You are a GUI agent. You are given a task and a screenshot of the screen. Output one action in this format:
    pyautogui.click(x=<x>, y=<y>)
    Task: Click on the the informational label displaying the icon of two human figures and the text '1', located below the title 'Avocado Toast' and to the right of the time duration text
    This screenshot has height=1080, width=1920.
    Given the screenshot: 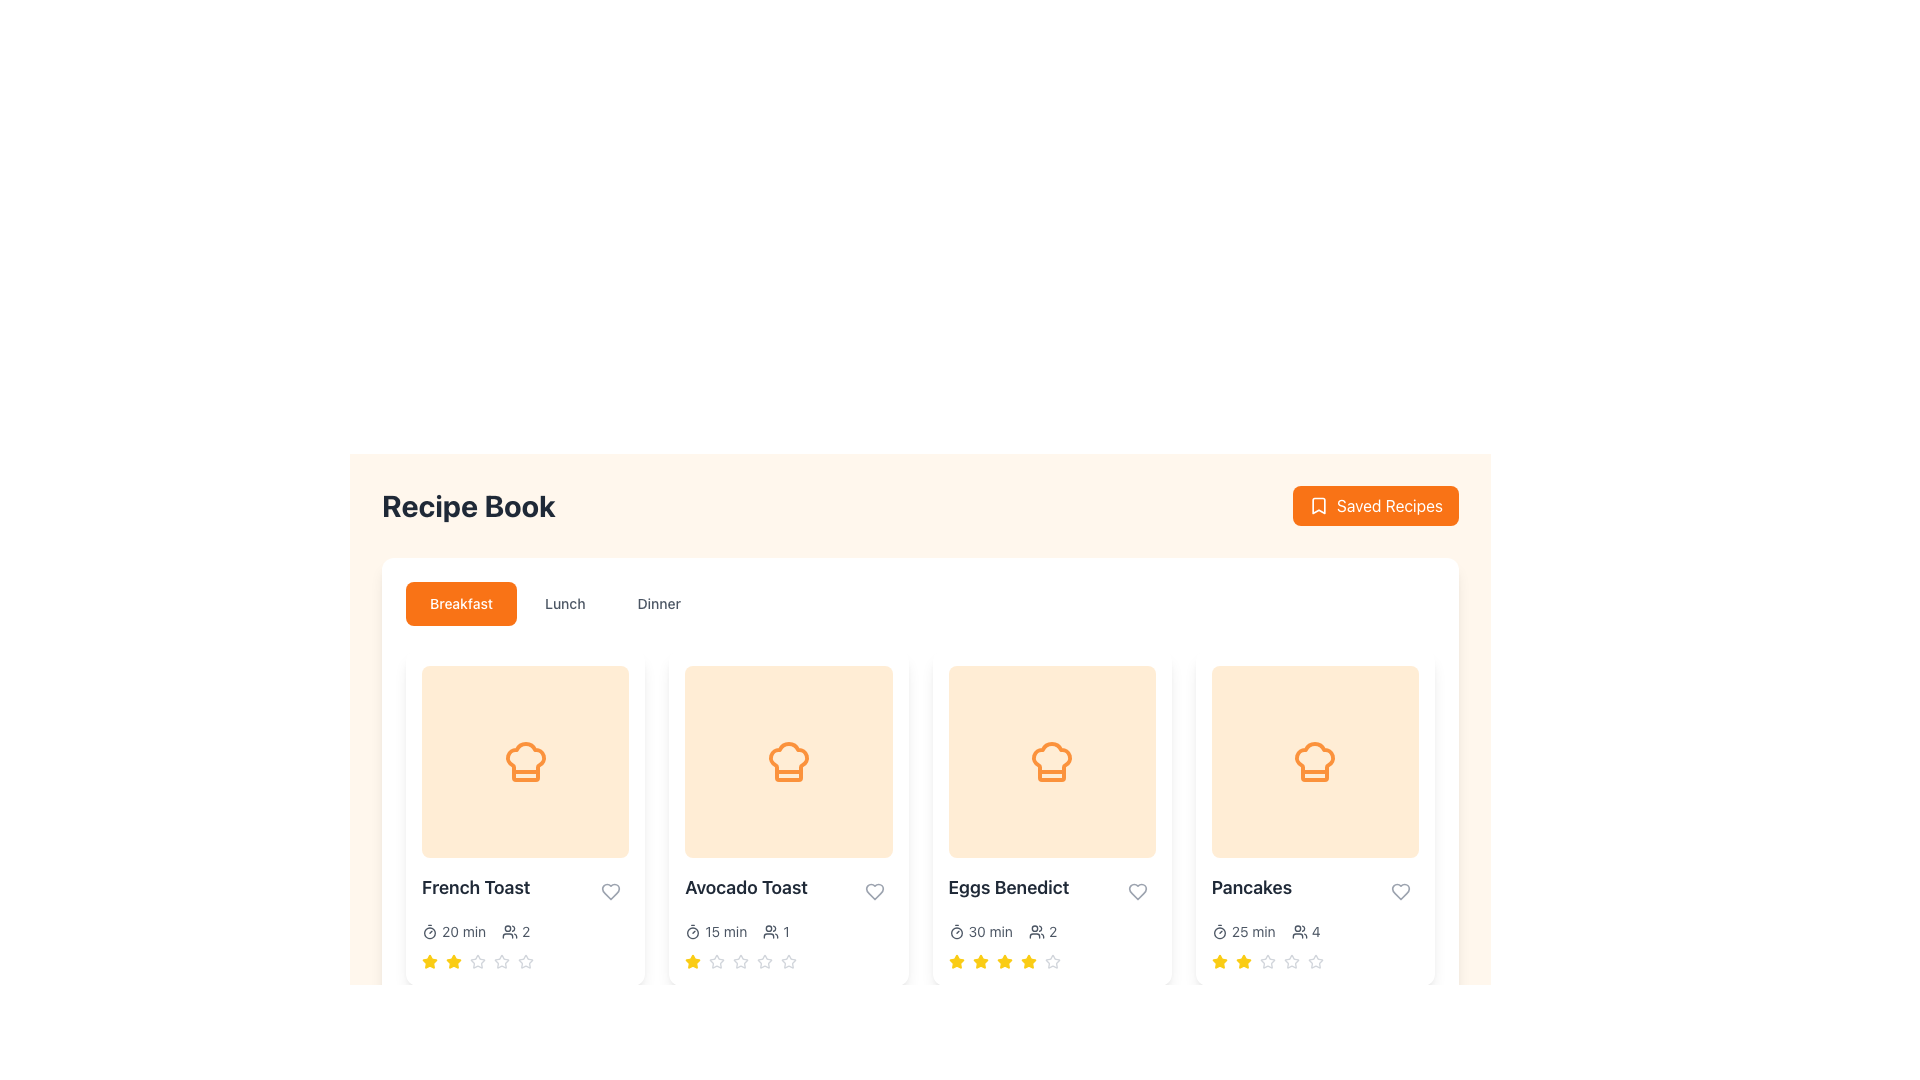 What is the action you would take?
    pyautogui.click(x=775, y=932)
    